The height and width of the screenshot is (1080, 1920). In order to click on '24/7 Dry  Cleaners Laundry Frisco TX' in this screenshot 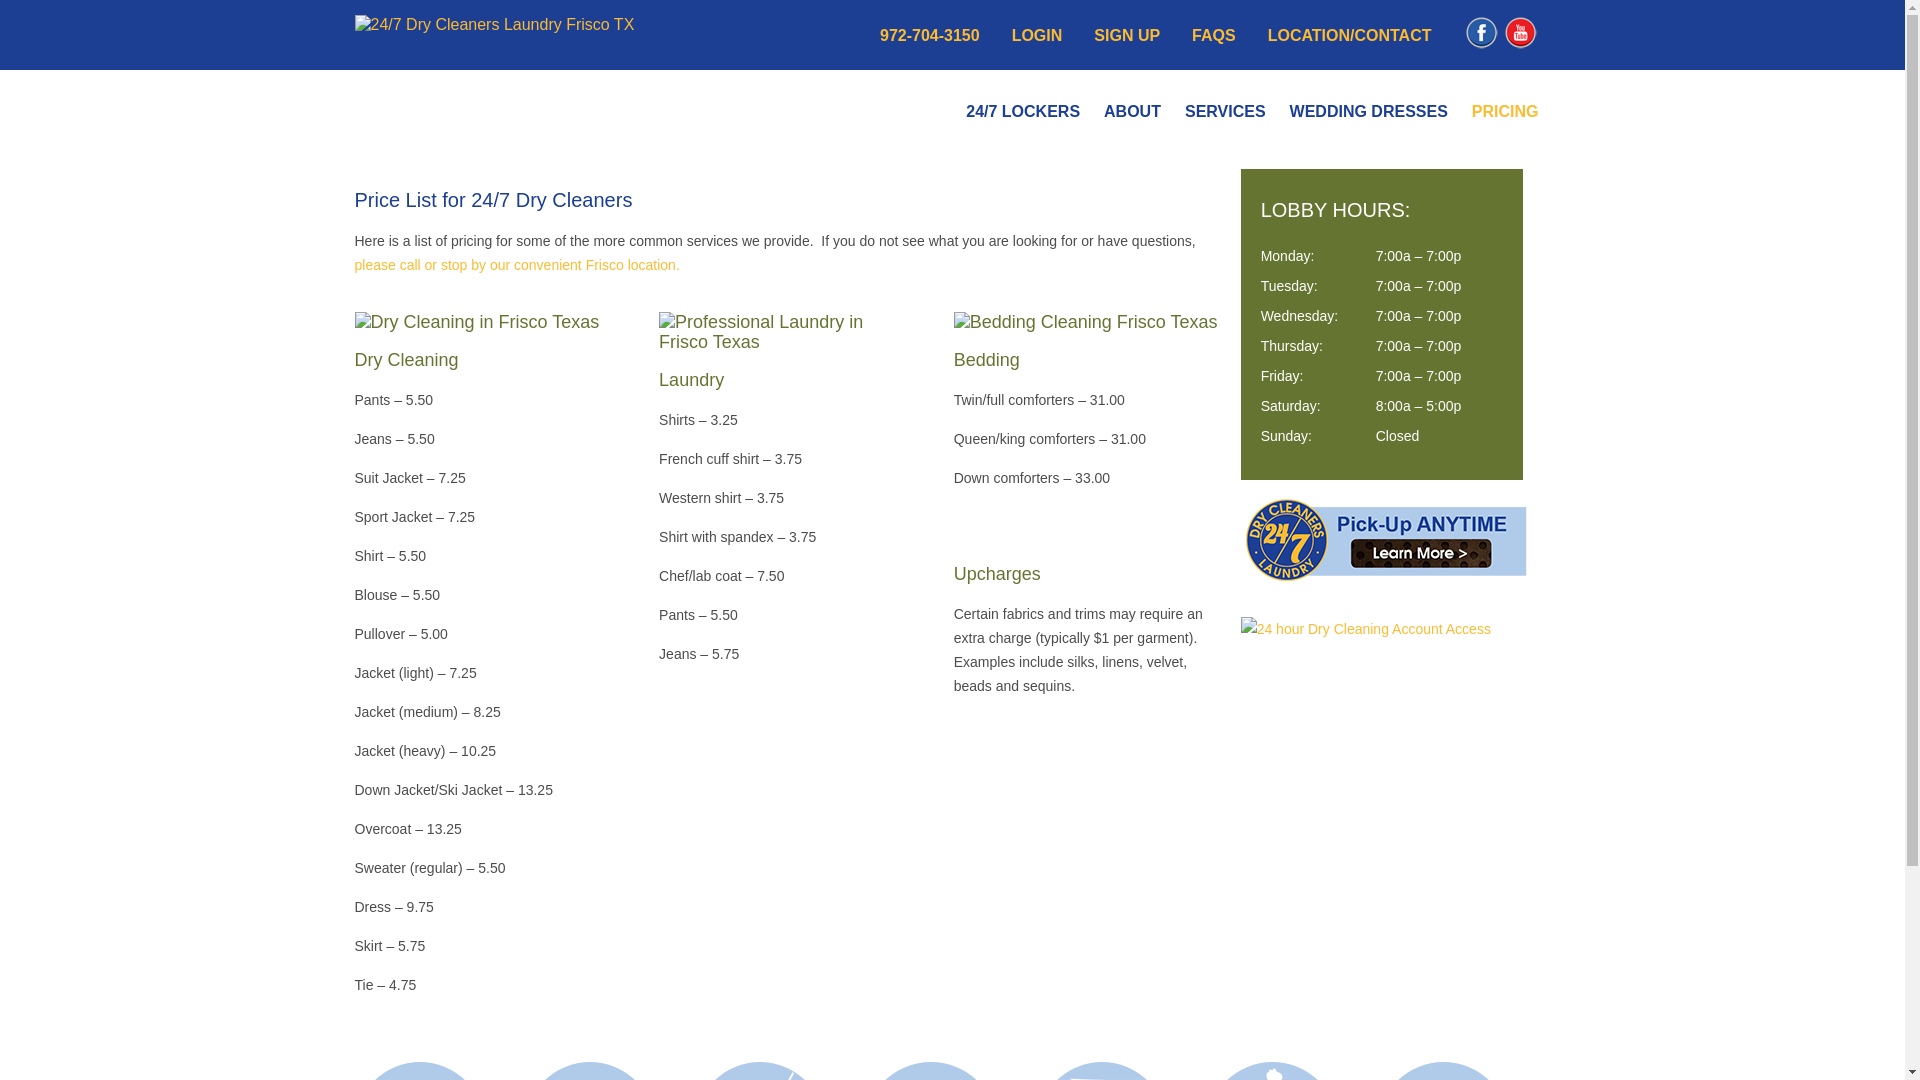, I will do `click(494, 24)`.